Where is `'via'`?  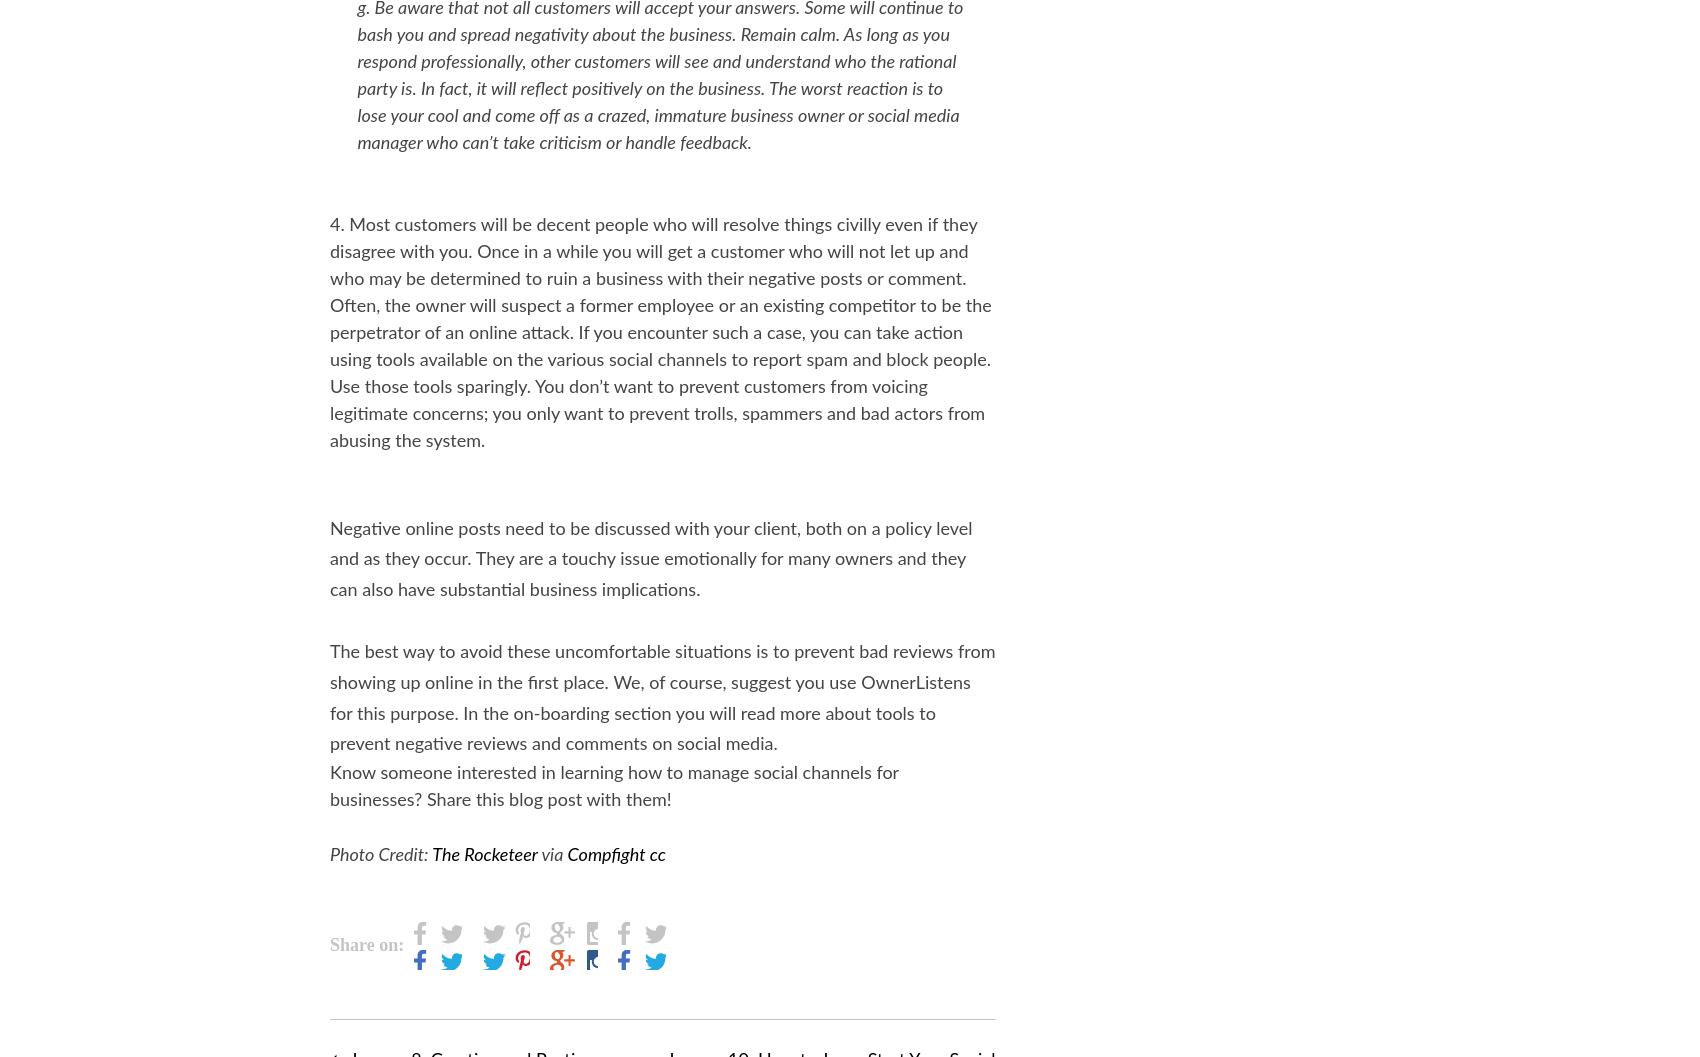
'via' is located at coordinates (550, 854).